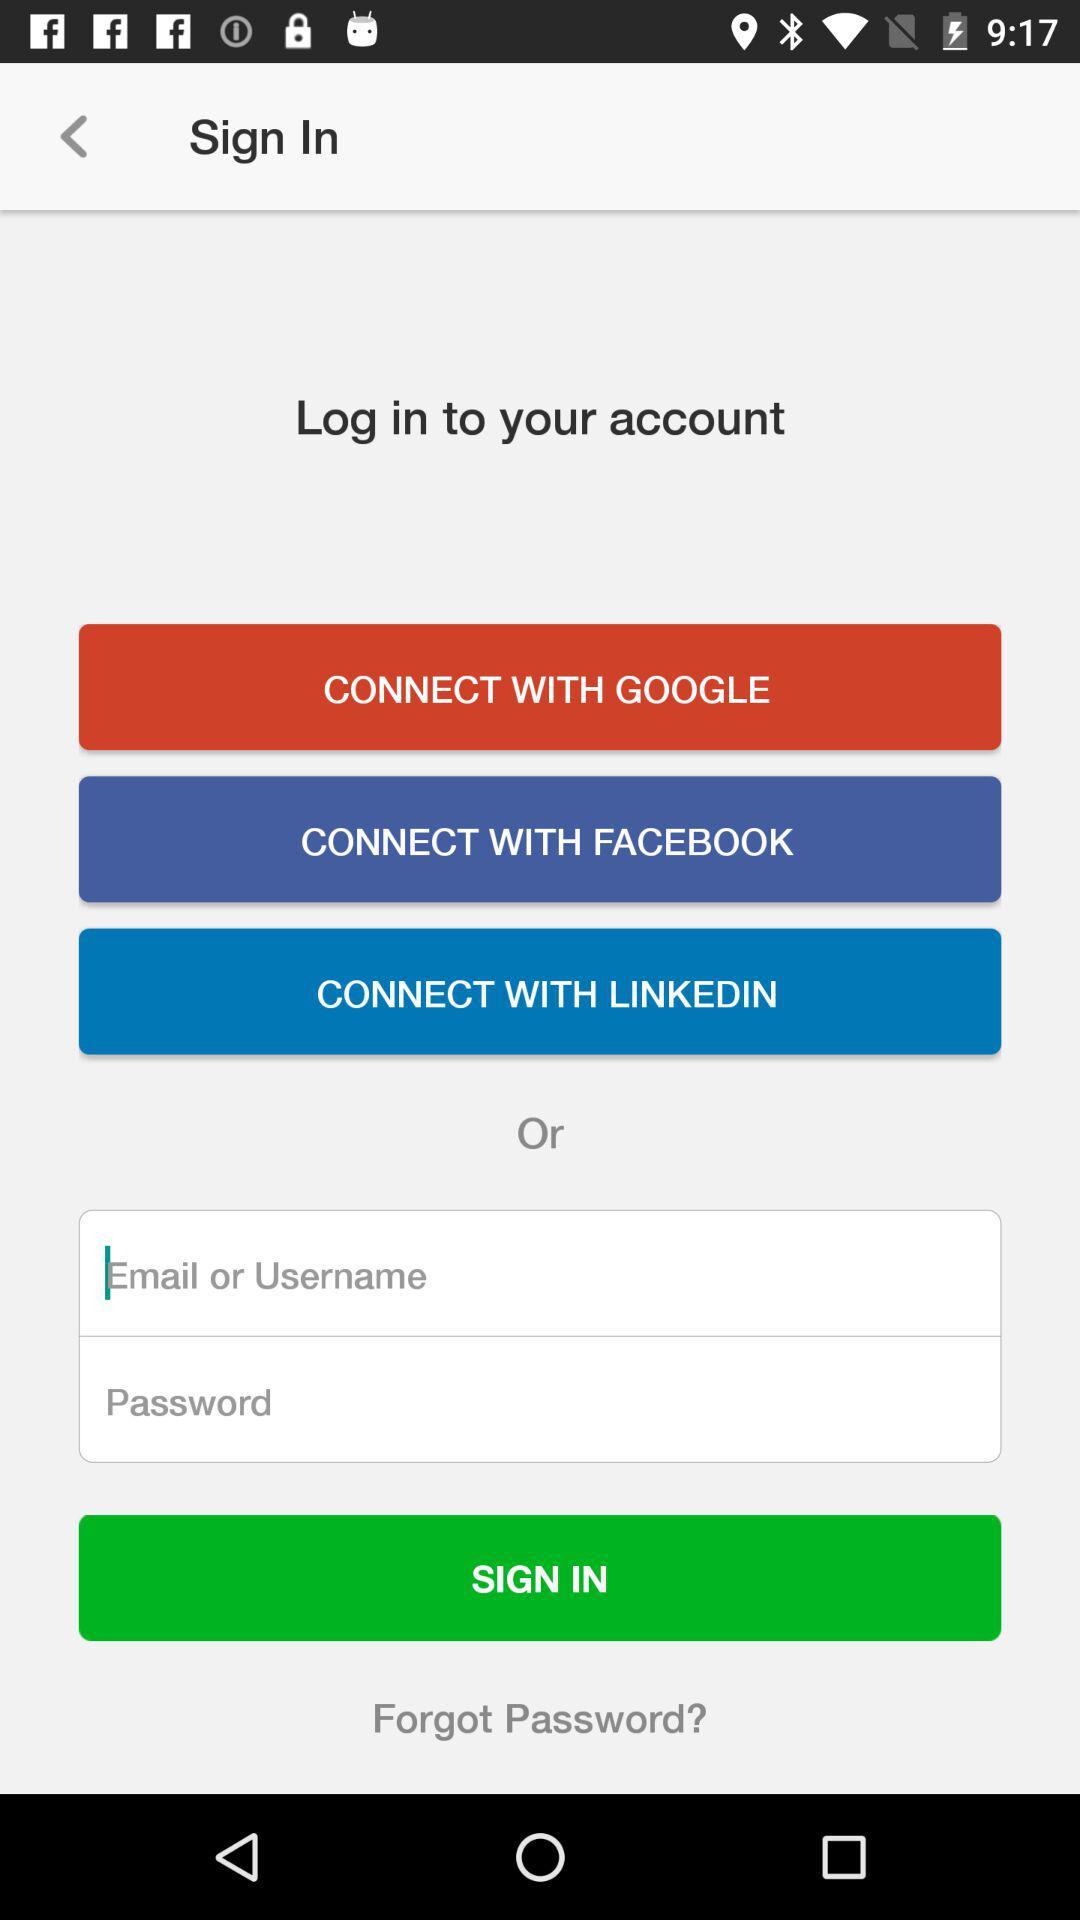 This screenshot has height=1920, width=1080. What do you see at coordinates (540, 1271) in the screenshot?
I see `blank for writting` at bounding box center [540, 1271].